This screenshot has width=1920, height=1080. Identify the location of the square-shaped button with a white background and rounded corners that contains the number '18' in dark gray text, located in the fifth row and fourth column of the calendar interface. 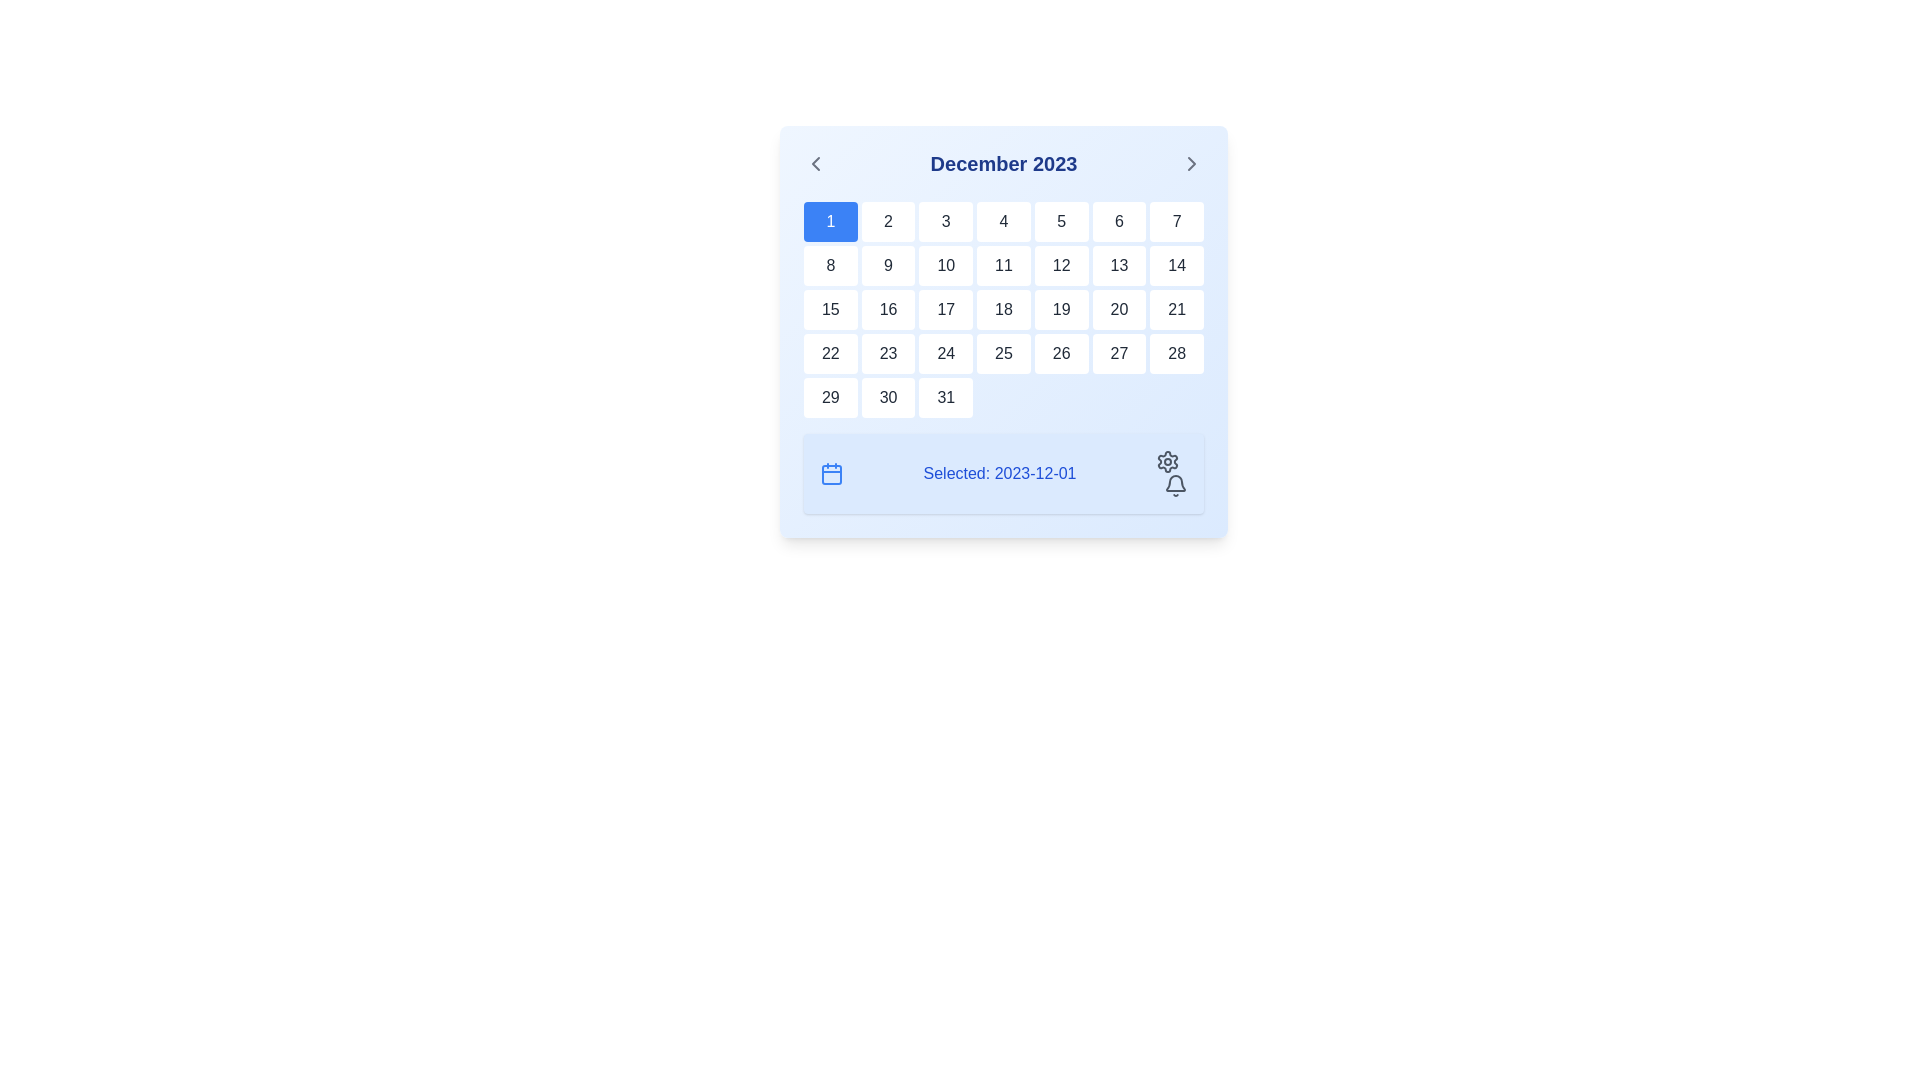
(1003, 309).